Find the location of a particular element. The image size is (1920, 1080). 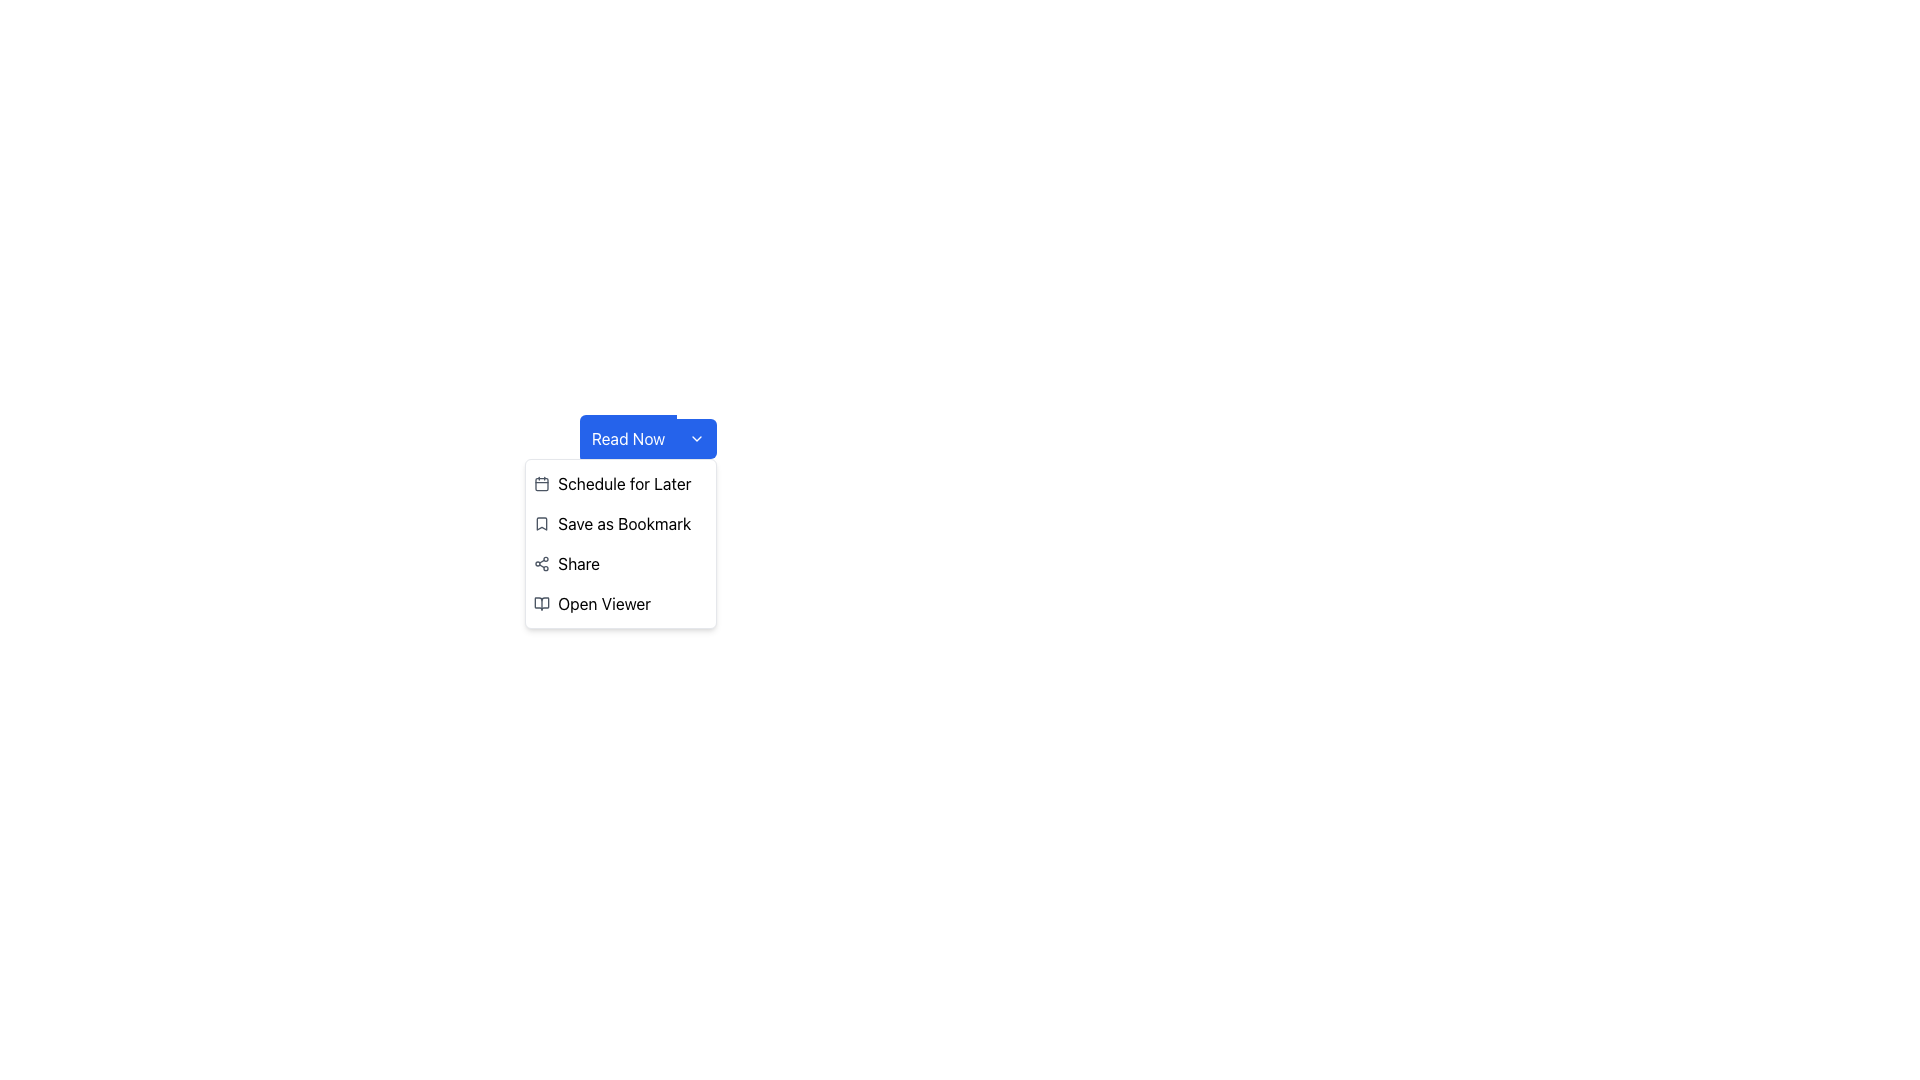

the small gray calendar icon located at the start of the 'Schedule for Later' option in the dropdown menu is located at coordinates (542, 483).